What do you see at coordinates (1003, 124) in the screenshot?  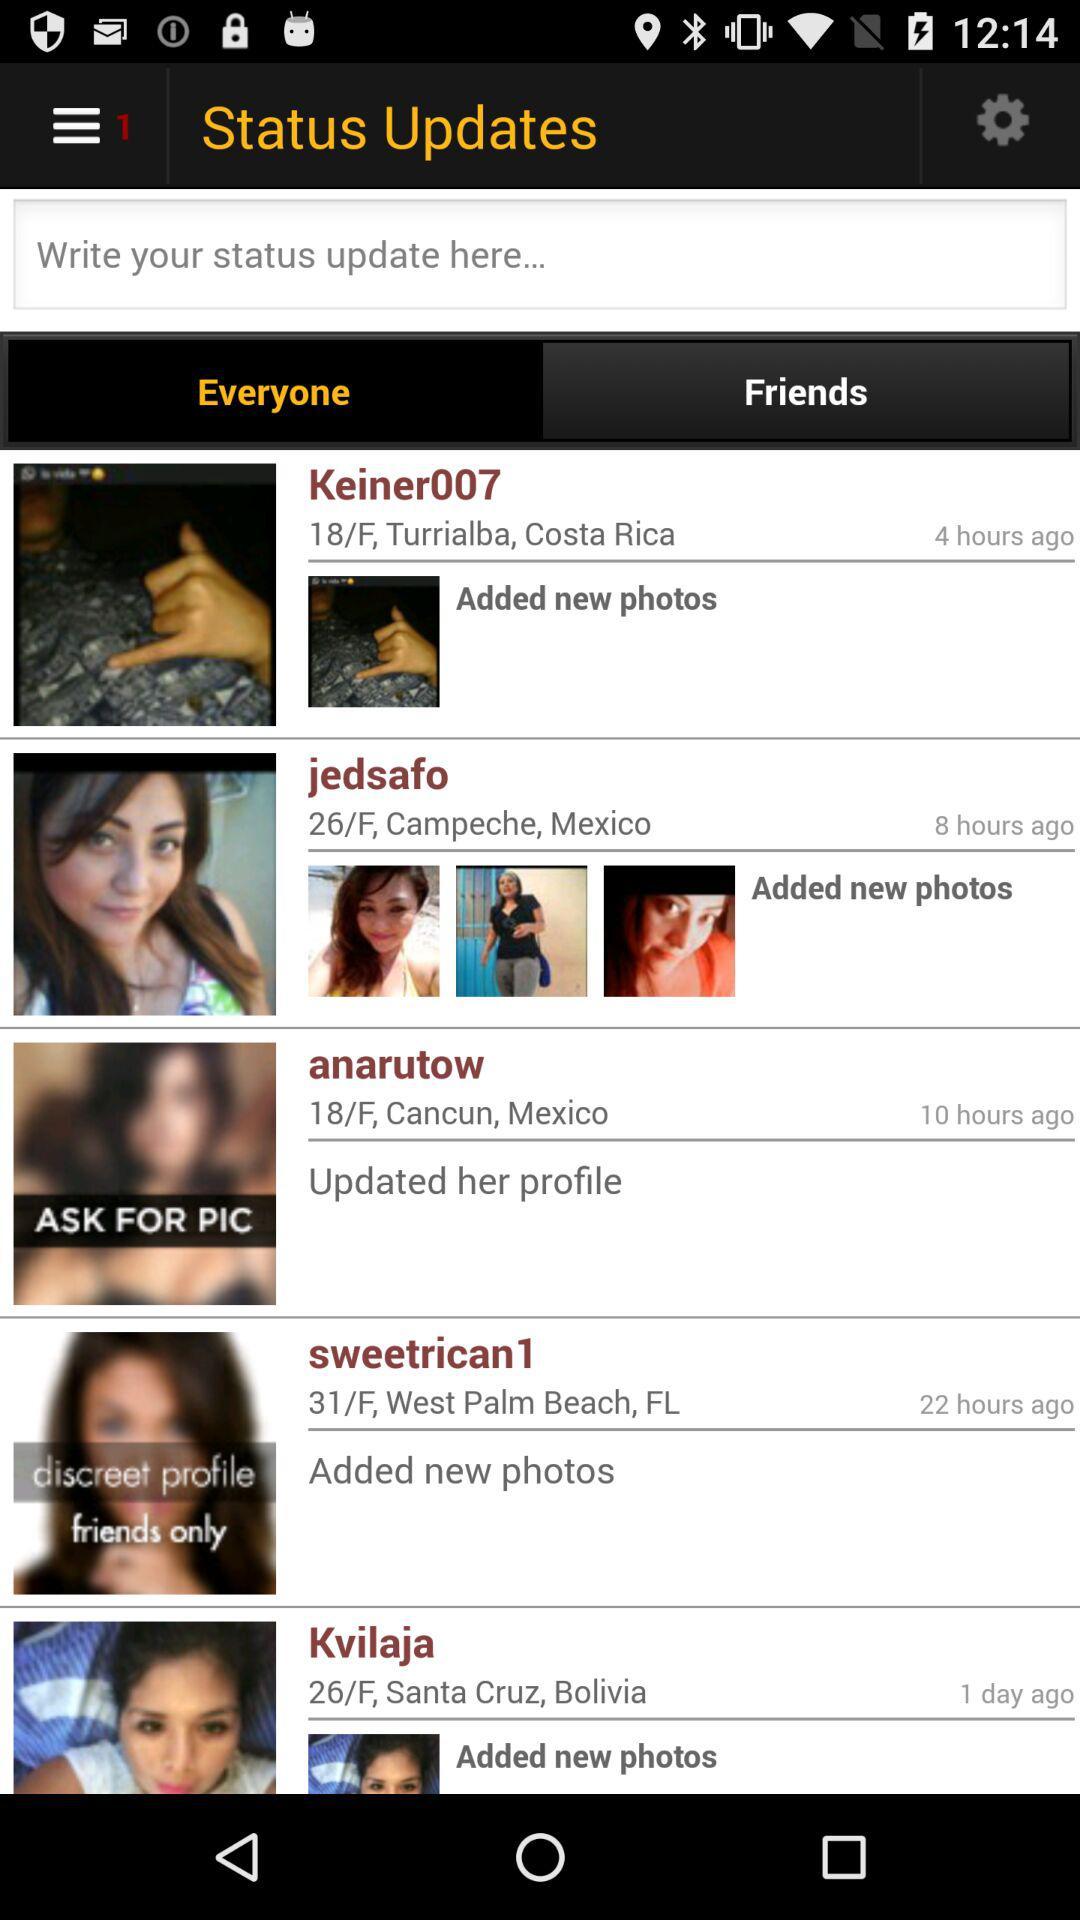 I see `settings` at bounding box center [1003, 124].